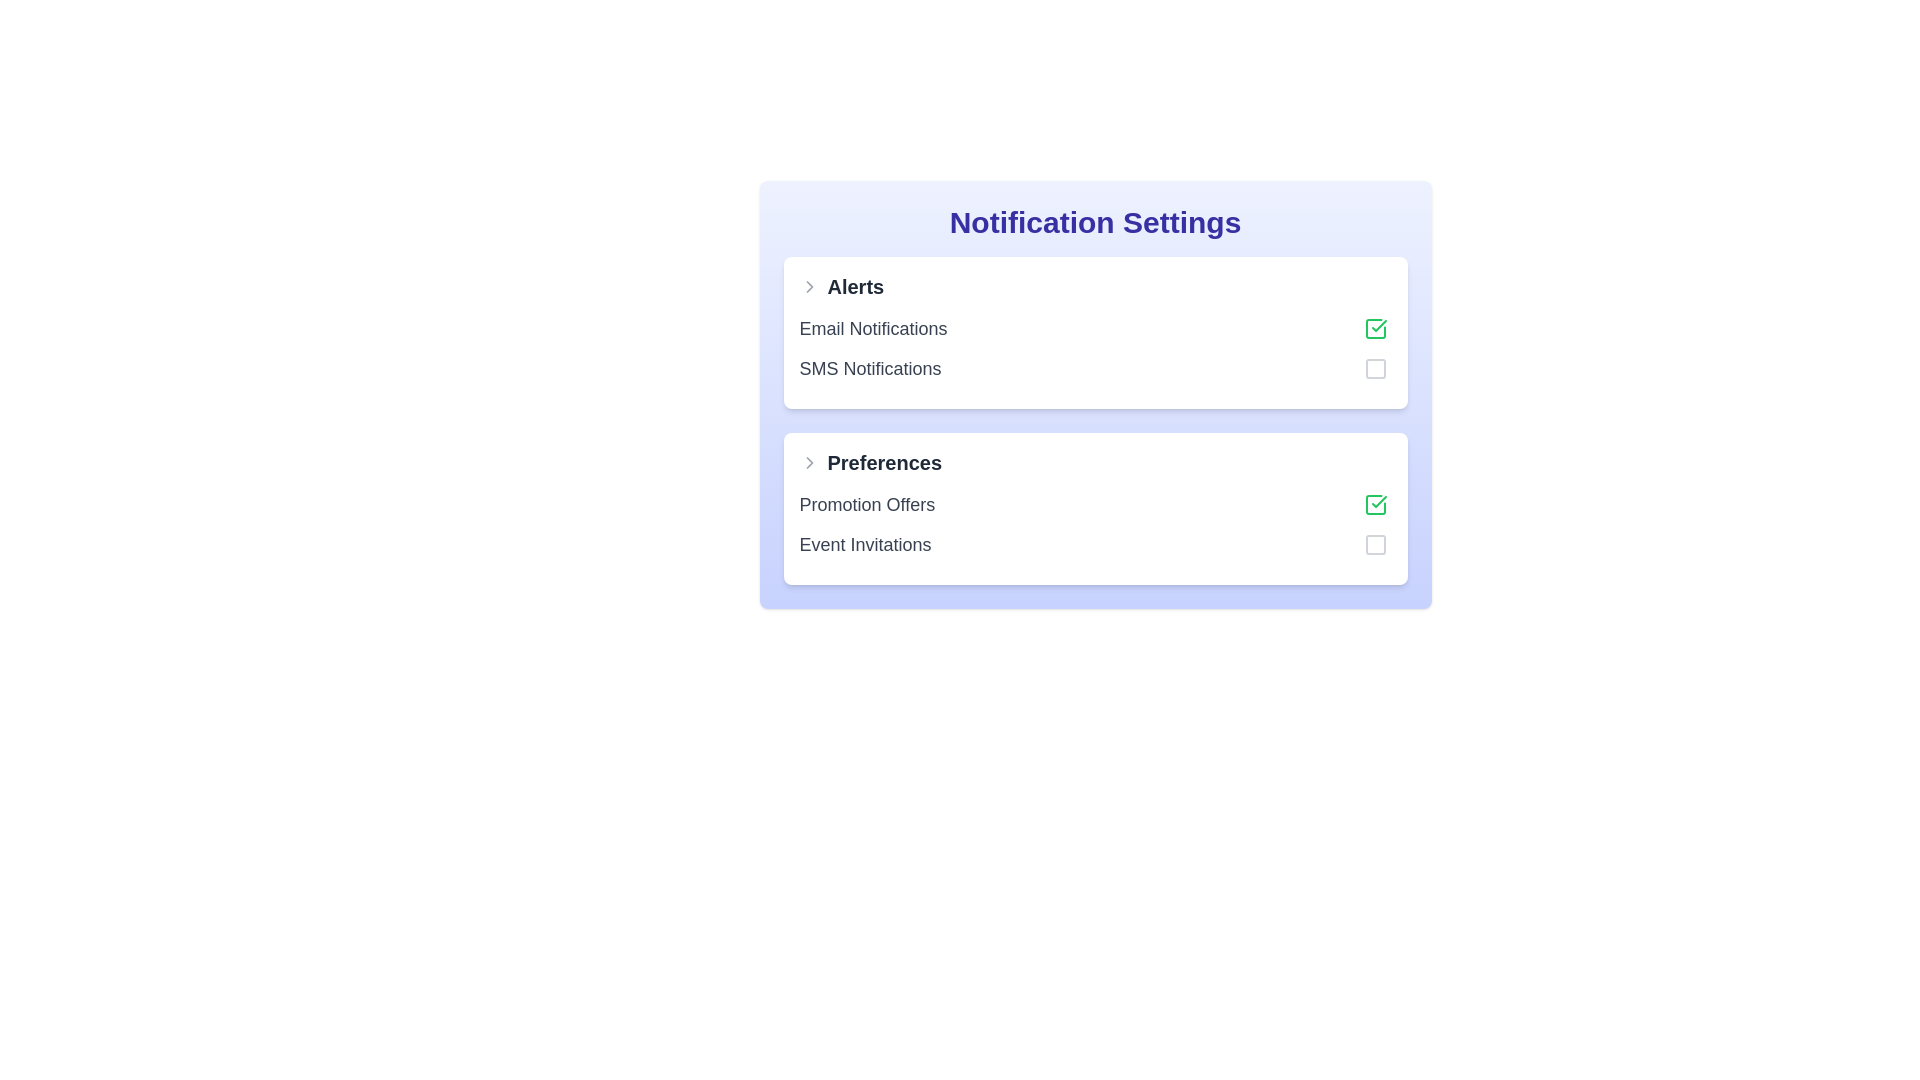 Image resolution: width=1920 pixels, height=1080 pixels. I want to click on the 'Promotion Offers' checkbox located at the far-right side of the 'Promotion Offers' row, so click(1374, 504).